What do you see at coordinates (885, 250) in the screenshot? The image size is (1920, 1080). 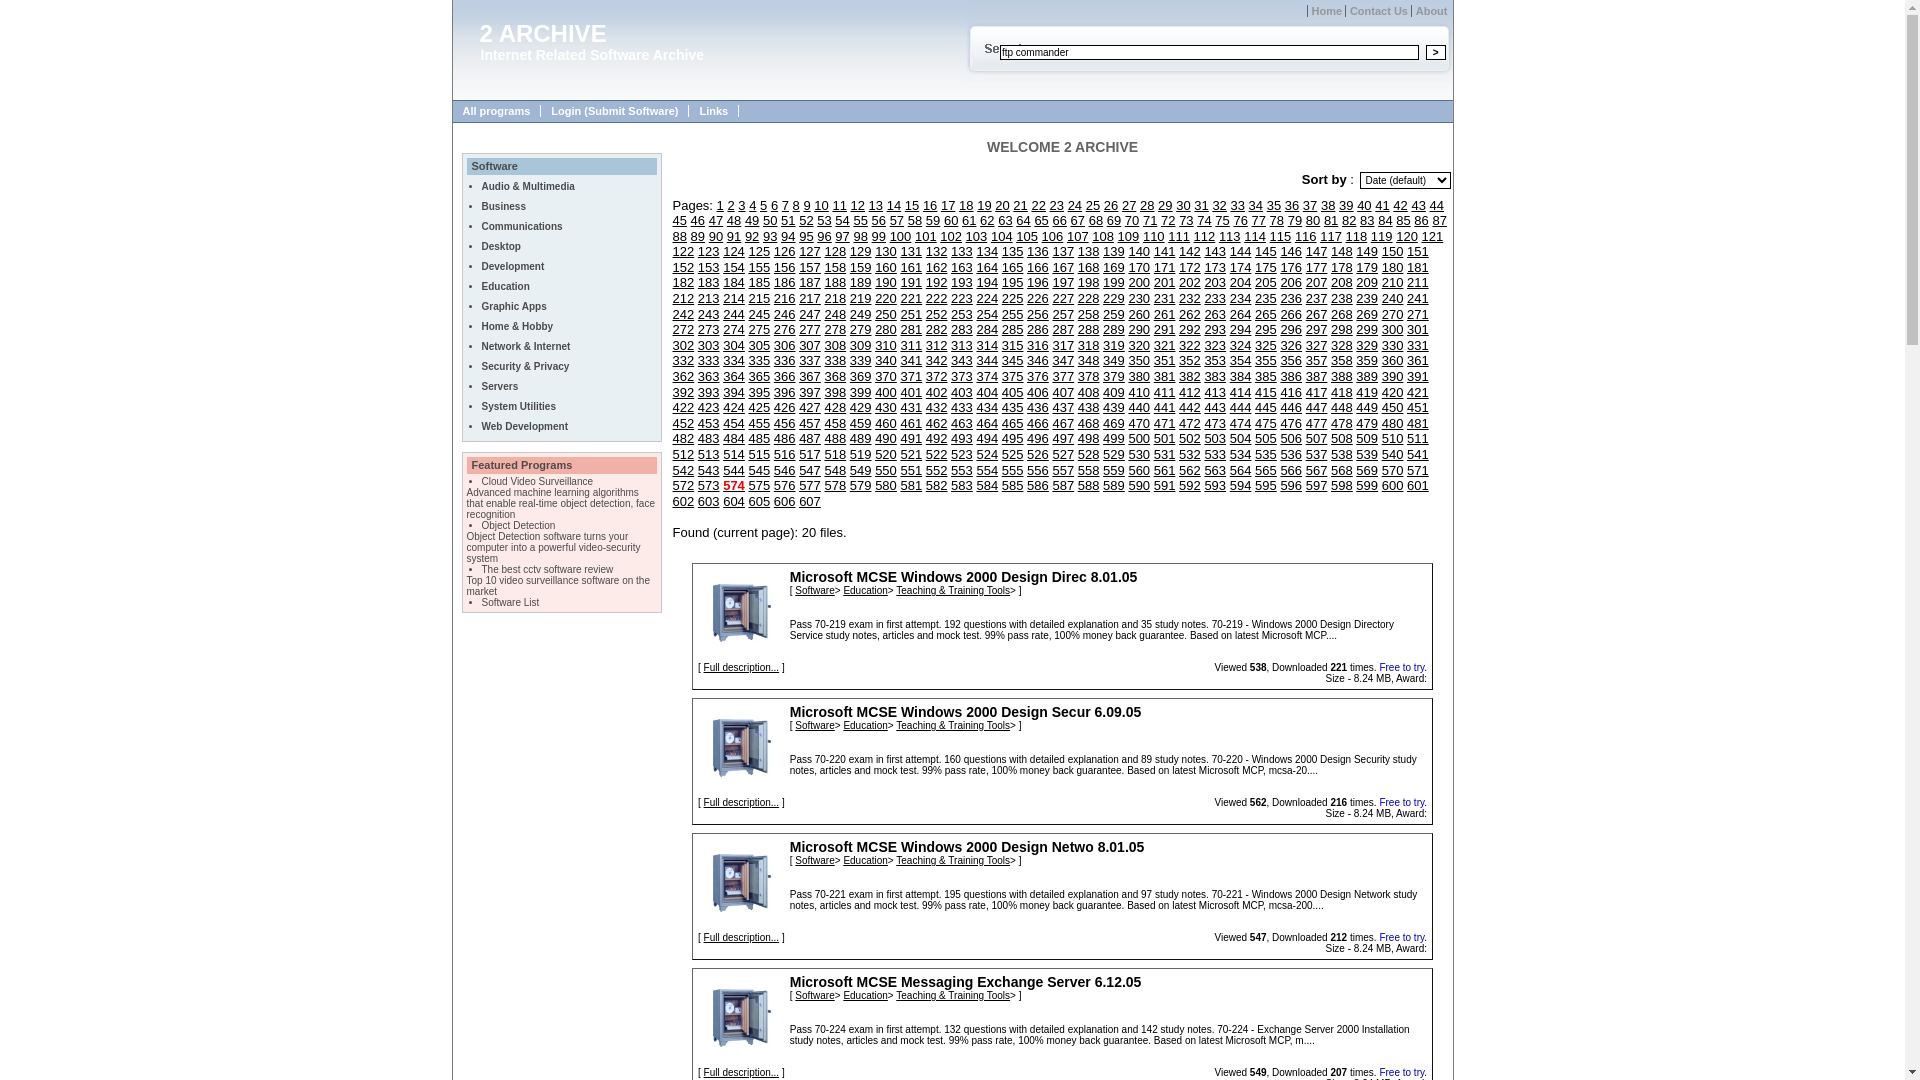 I see `'130'` at bounding box center [885, 250].